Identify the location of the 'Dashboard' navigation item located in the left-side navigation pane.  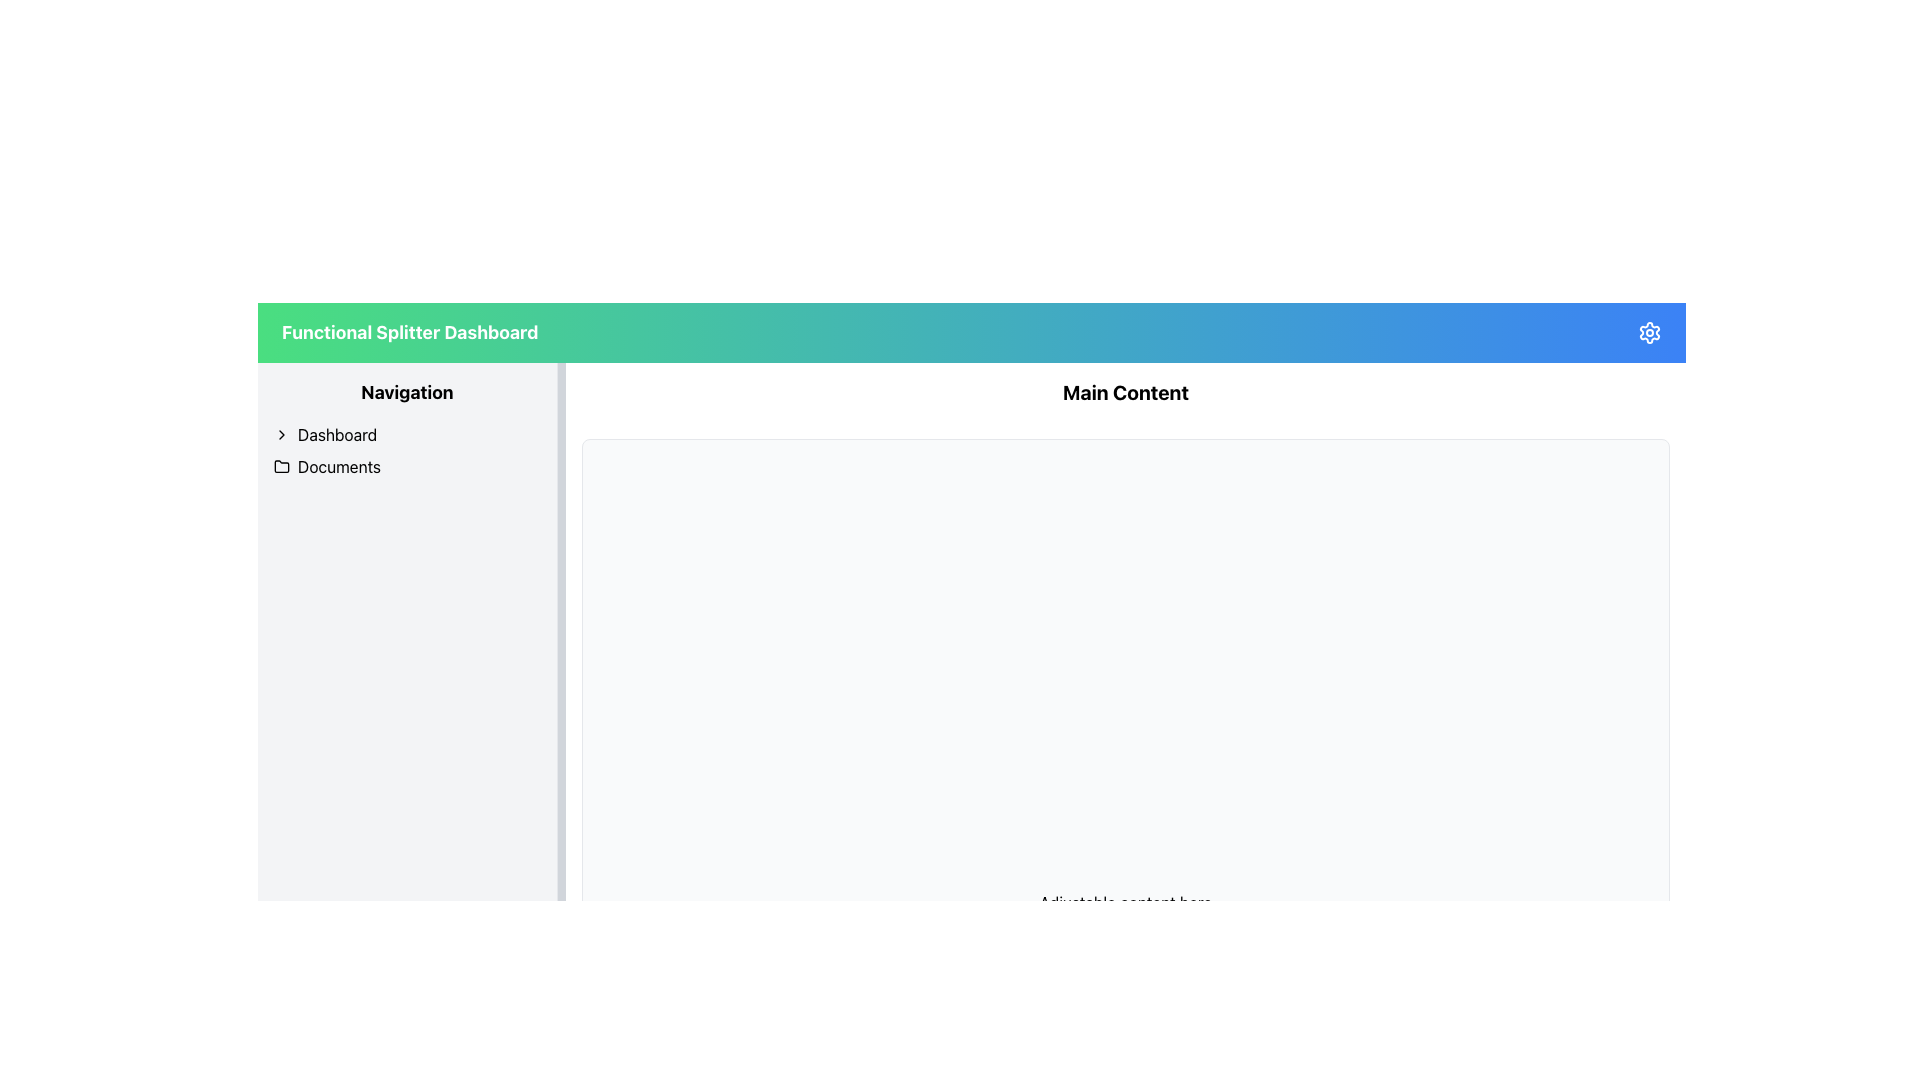
(406, 434).